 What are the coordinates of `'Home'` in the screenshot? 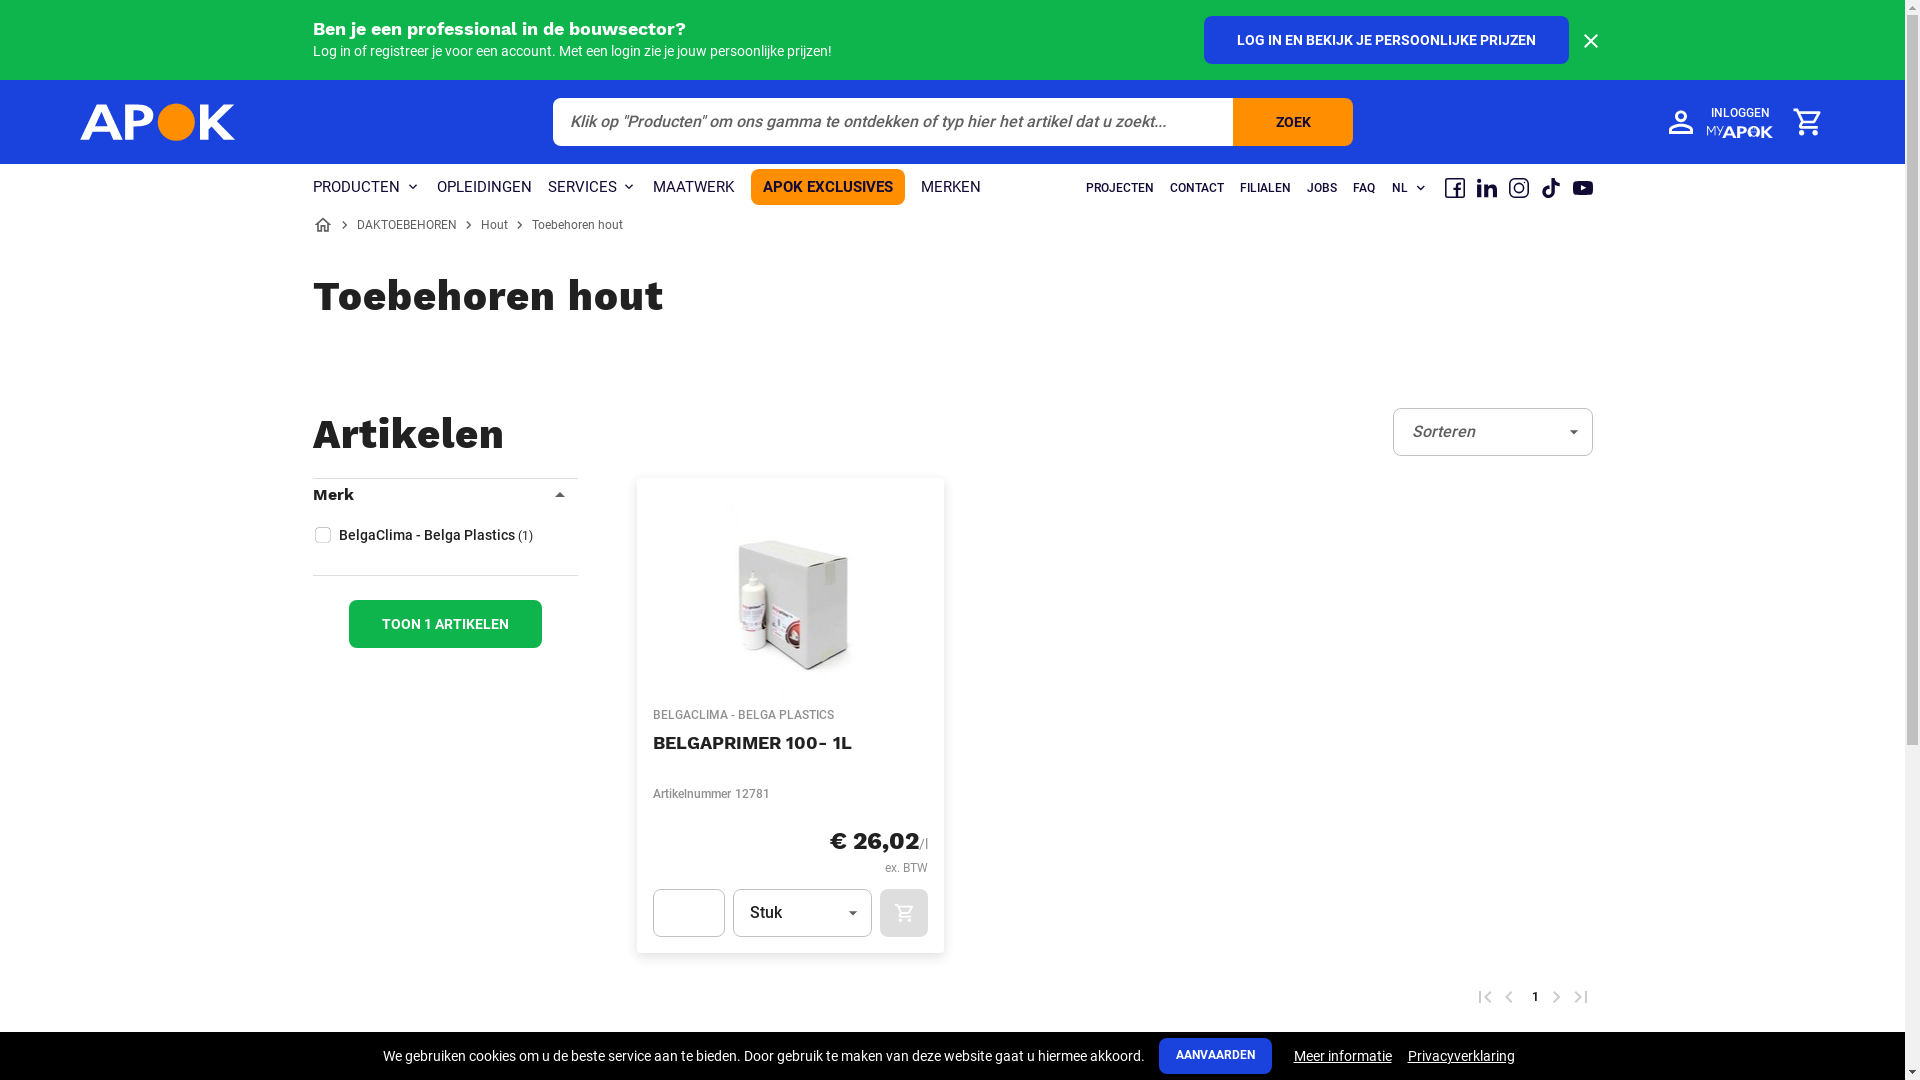 It's located at (321, 224).